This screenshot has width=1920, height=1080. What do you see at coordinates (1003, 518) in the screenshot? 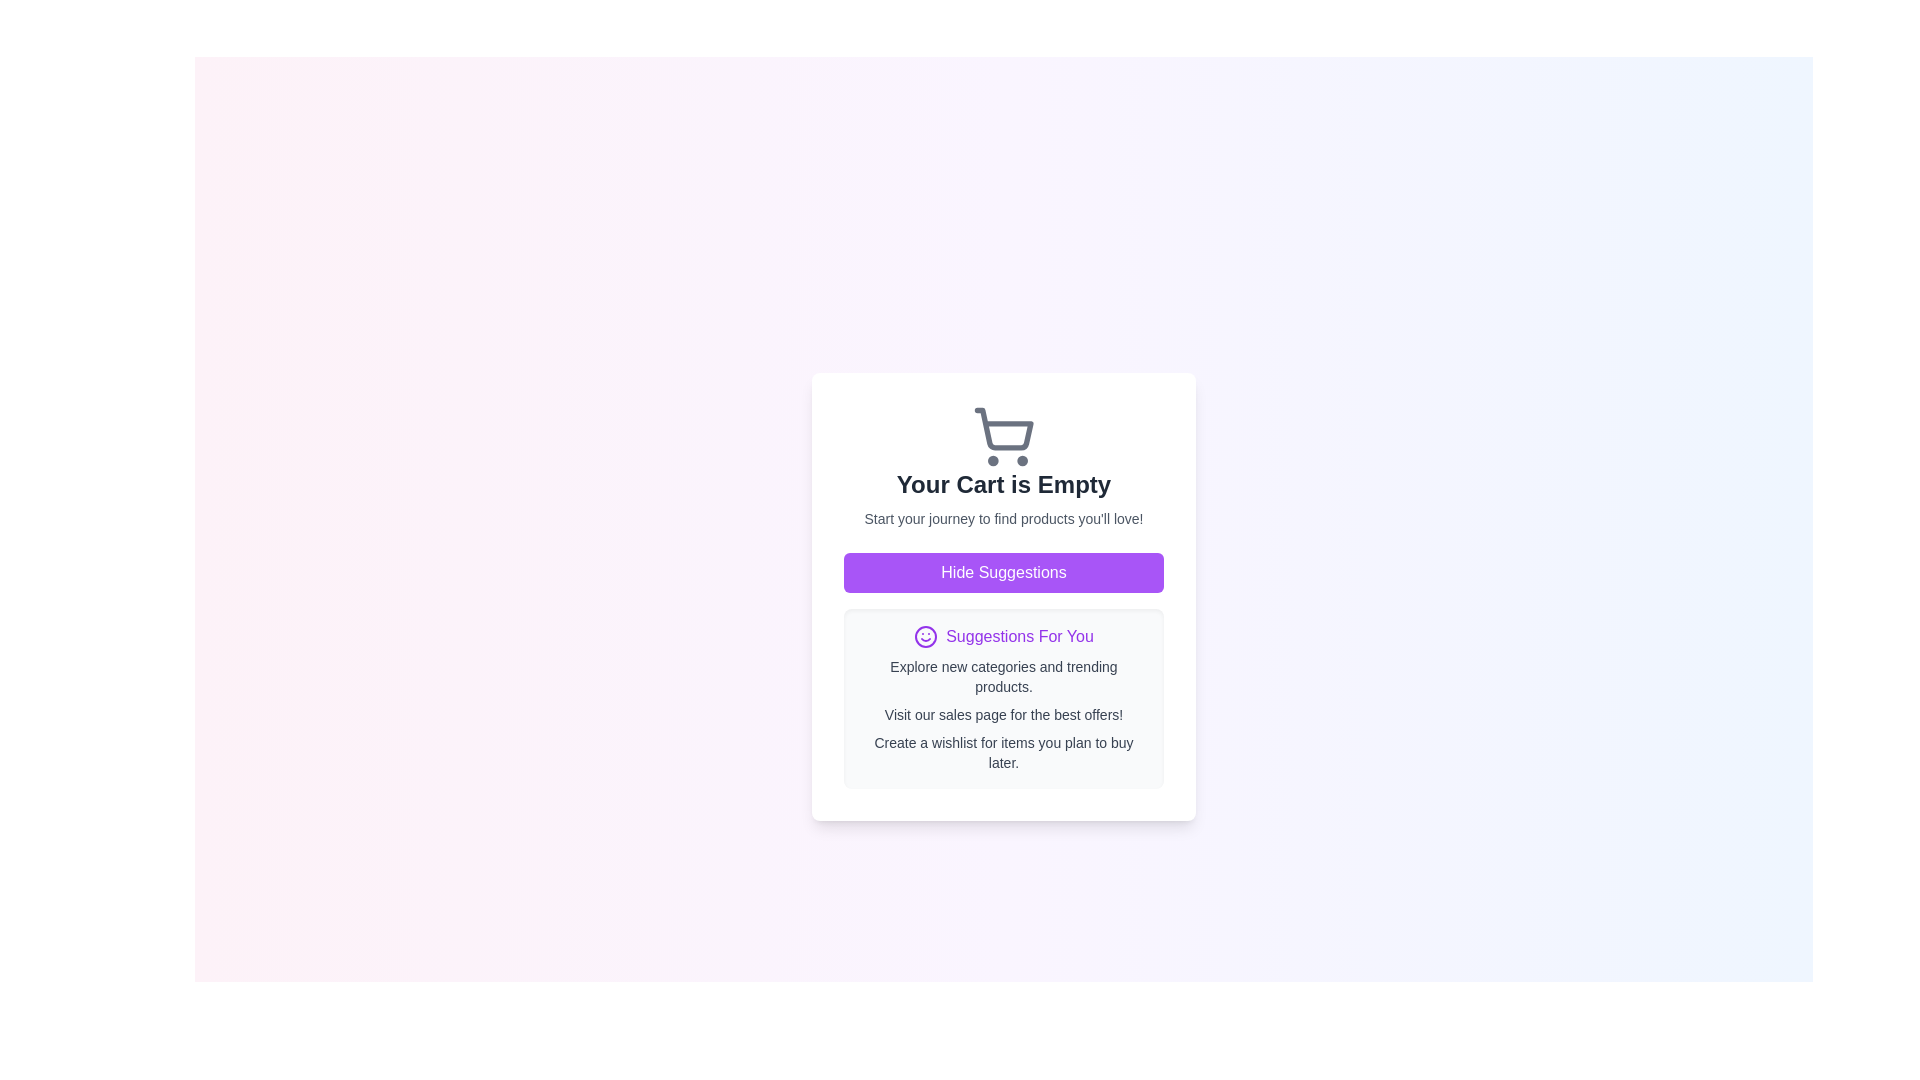
I see `guiding text positioned below the heading 'Your Cart is Empty' and above the purple button labeled 'Hide Suggestions'` at bounding box center [1003, 518].